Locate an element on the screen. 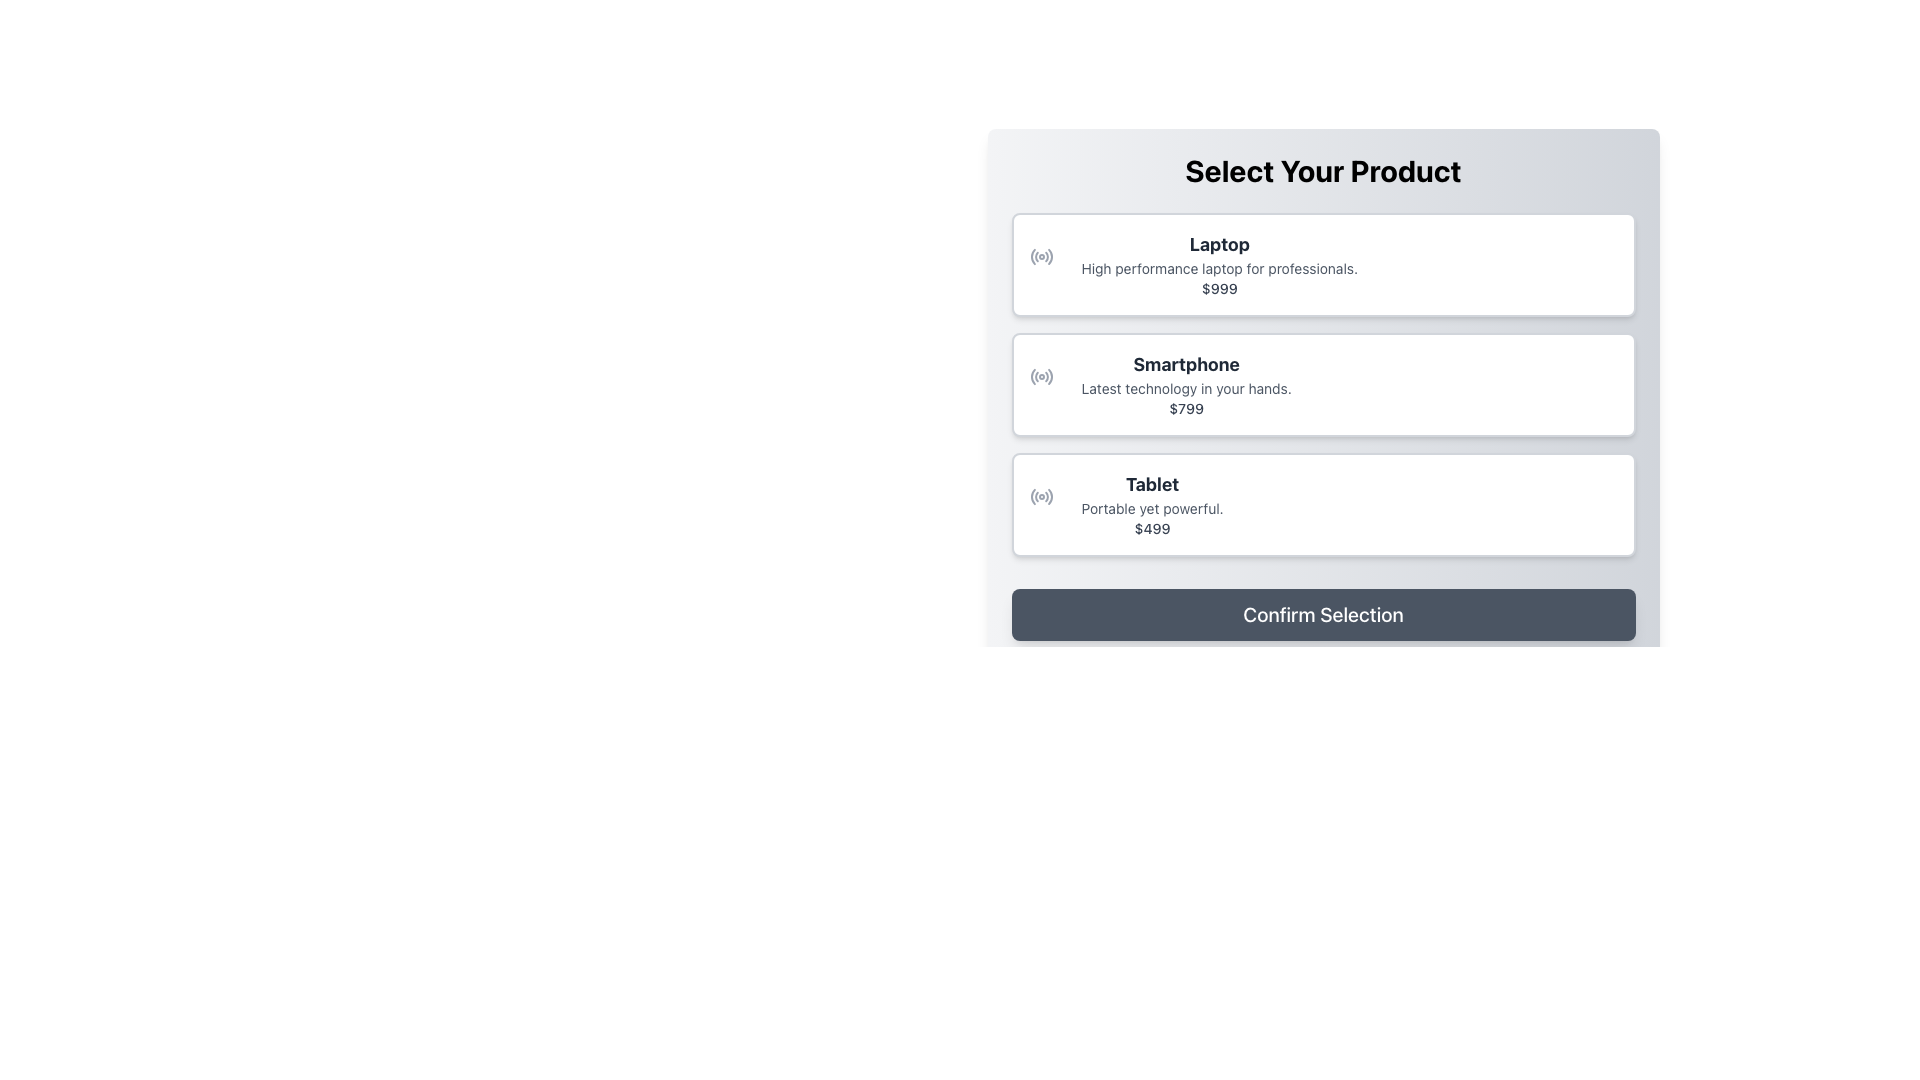  the decorative icon symbolizing connectivity or technology located at the top-left corner of the 'Smartphone' card, which is the middle card in a vertical list of three product cards is located at coordinates (1048, 385).